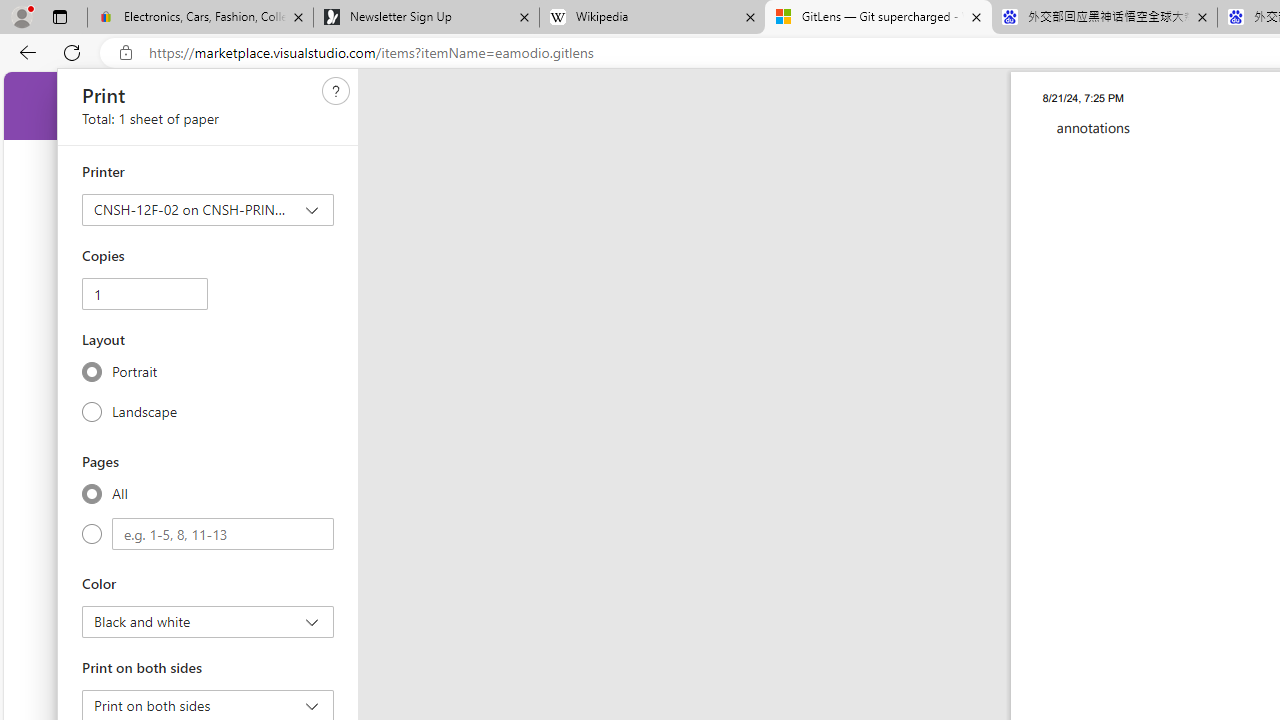  I want to click on 'Color Black and white', so click(208, 621).